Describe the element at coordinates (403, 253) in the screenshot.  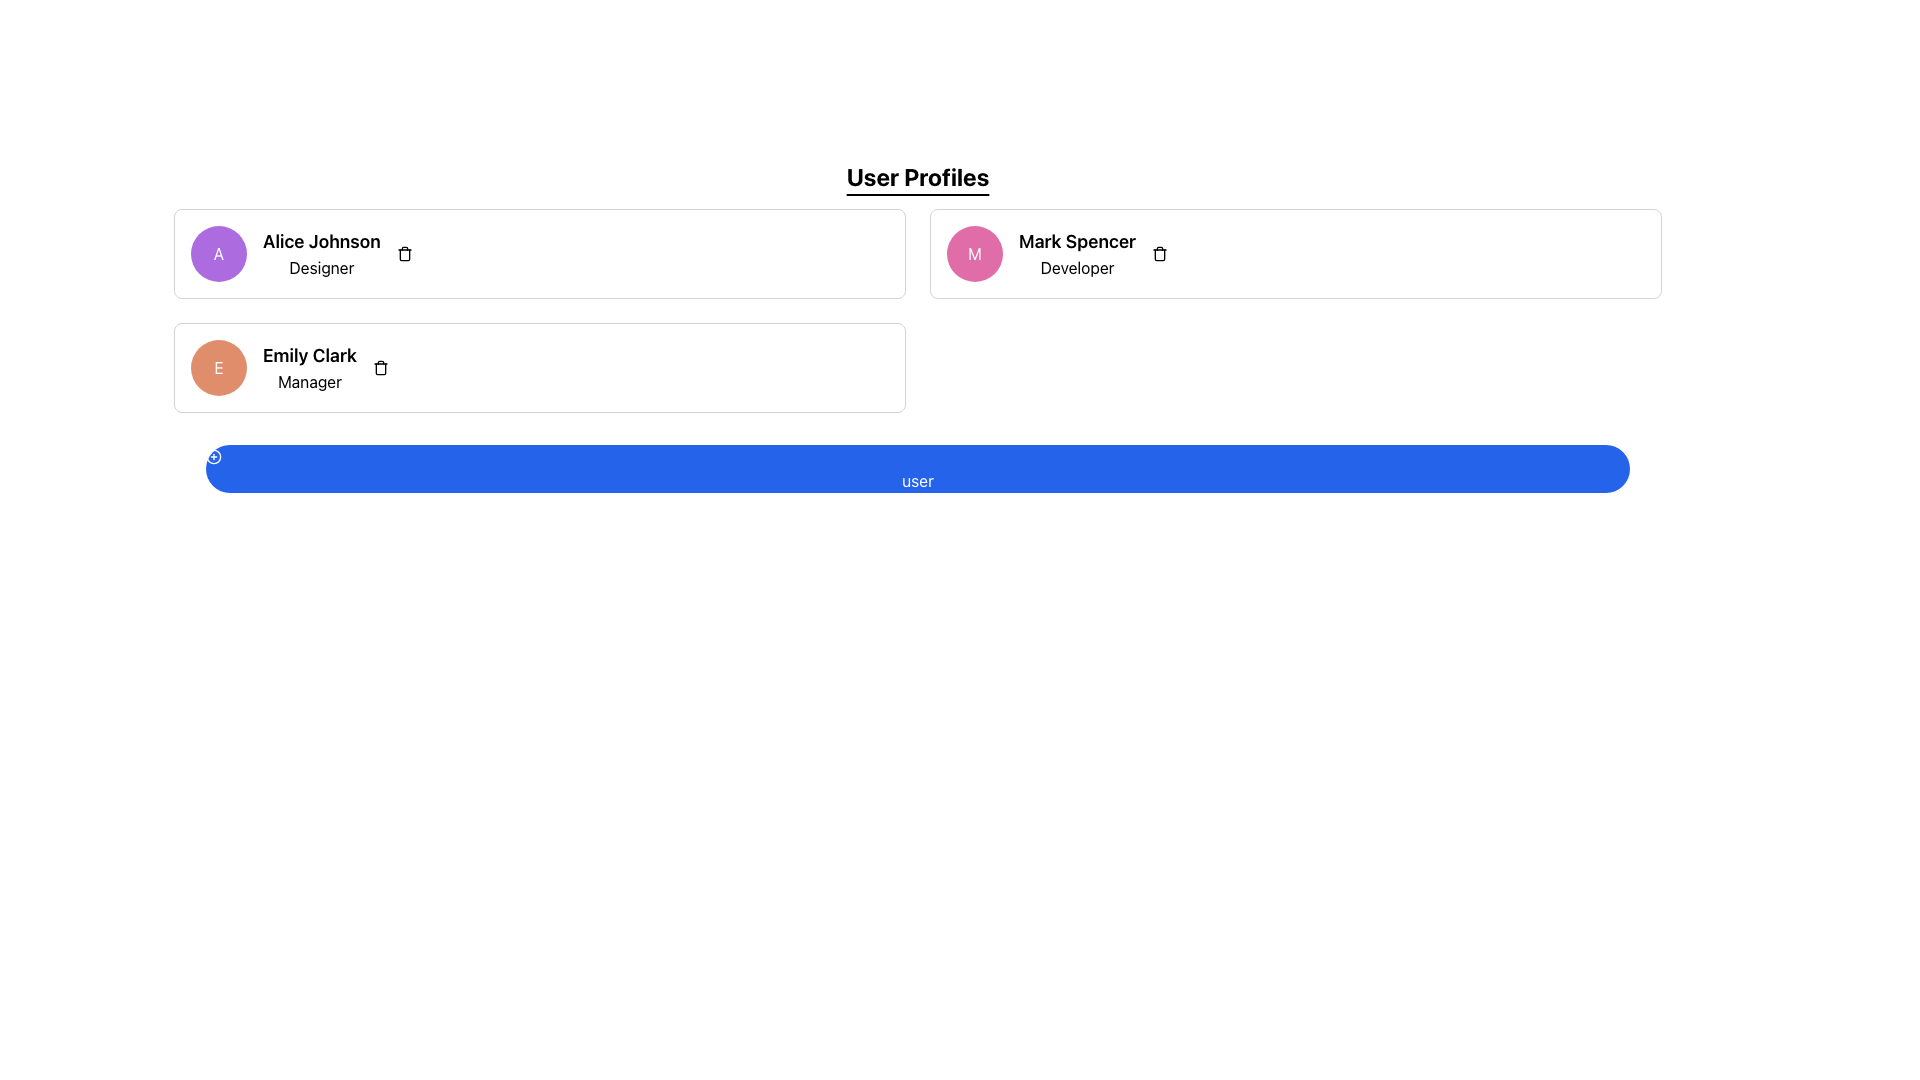
I see `the trash bin icon located to the right of the 'Alice Johnson' profile entry` at that location.